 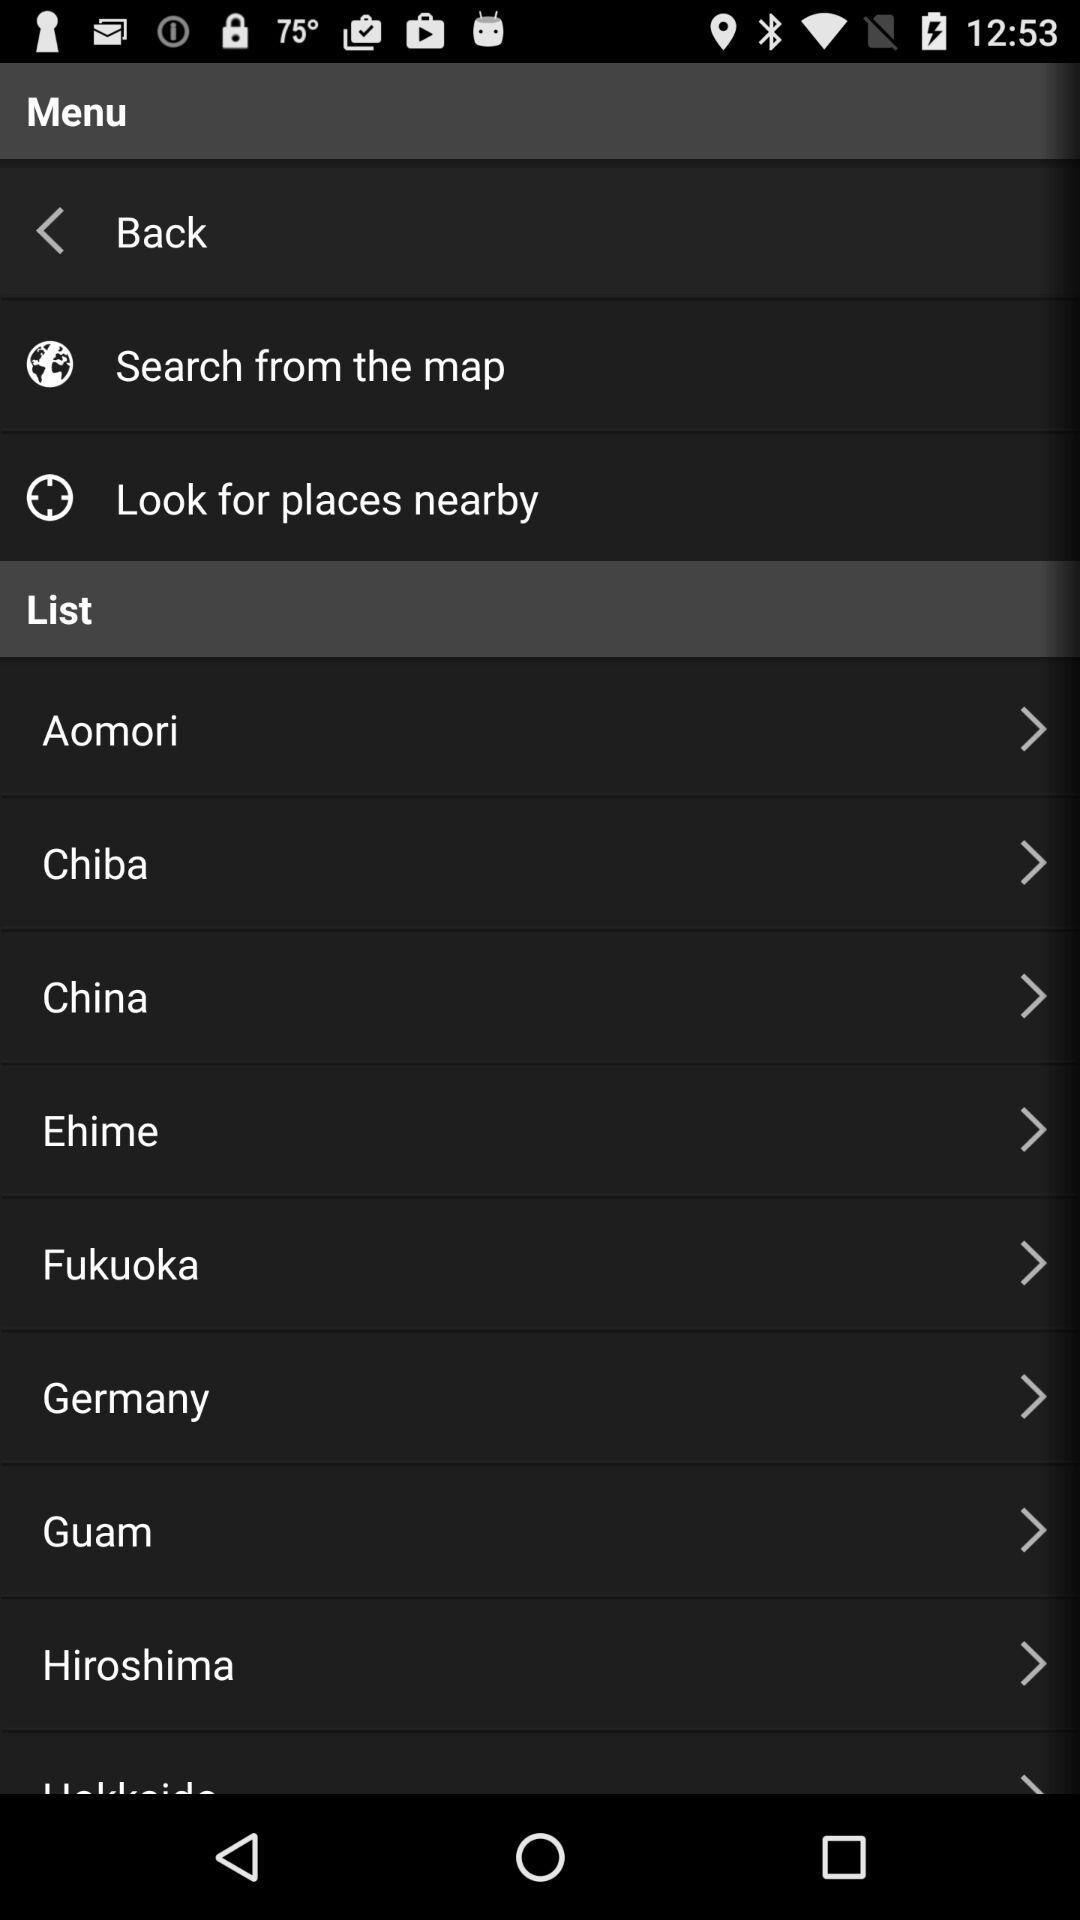 What do you see at coordinates (1033, 1663) in the screenshot?
I see `tap the next button beside hiroshima` at bounding box center [1033, 1663].